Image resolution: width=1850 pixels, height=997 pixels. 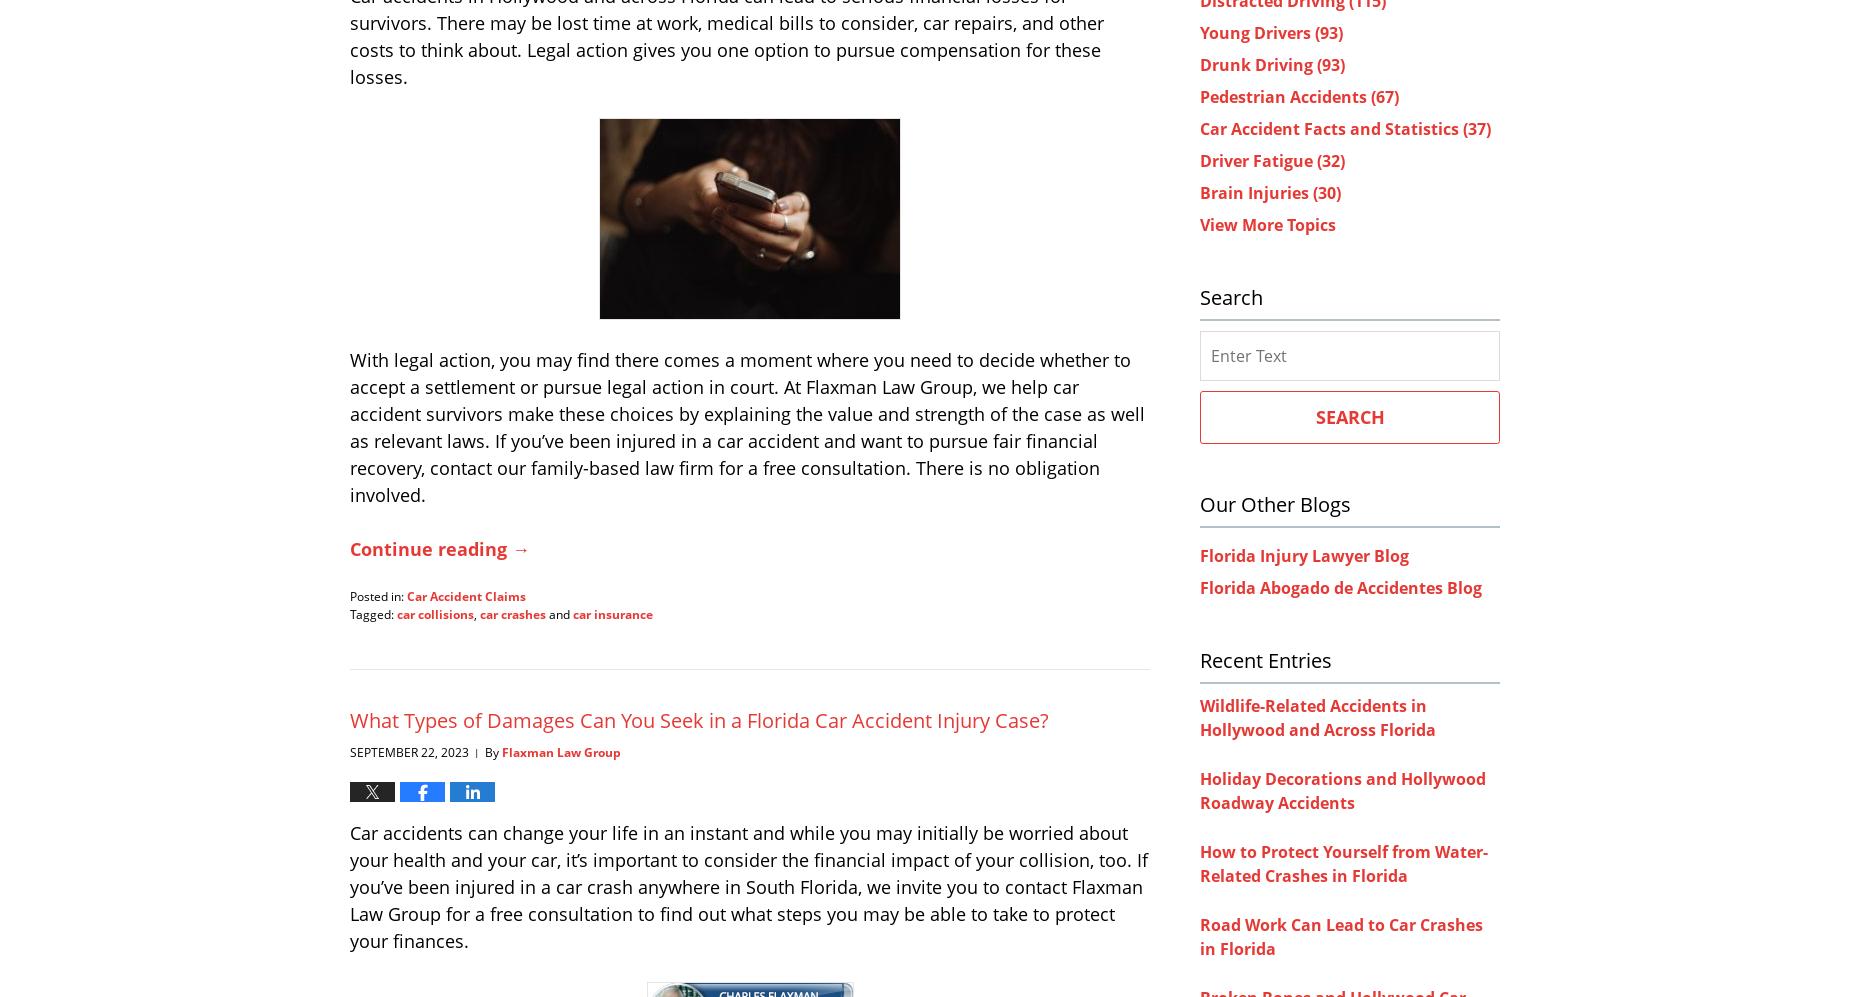 What do you see at coordinates (572, 612) in the screenshot?
I see `'car insurance'` at bounding box center [572, 612].